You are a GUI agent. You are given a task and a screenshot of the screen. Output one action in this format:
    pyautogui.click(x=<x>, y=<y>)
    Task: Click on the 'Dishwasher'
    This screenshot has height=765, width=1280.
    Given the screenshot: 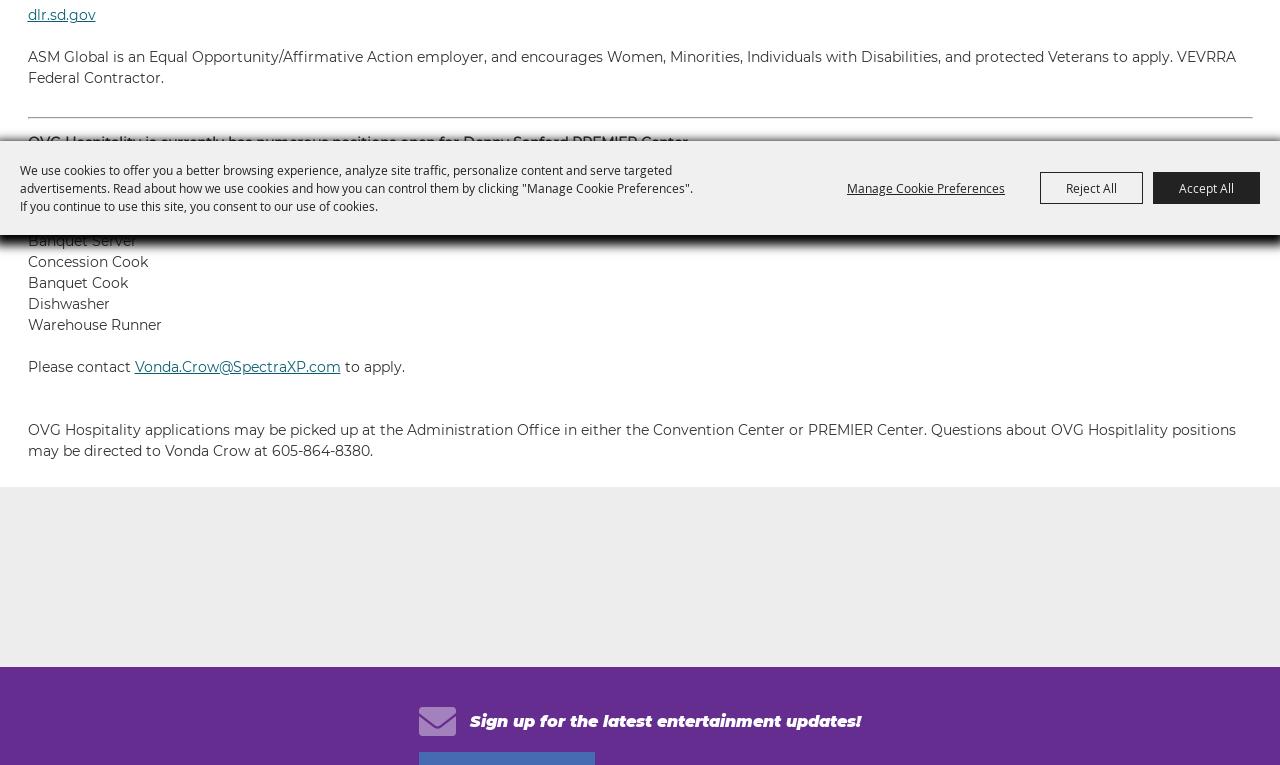 What is the action you would take?
    pyautogui.click(x=67, y=304)
    